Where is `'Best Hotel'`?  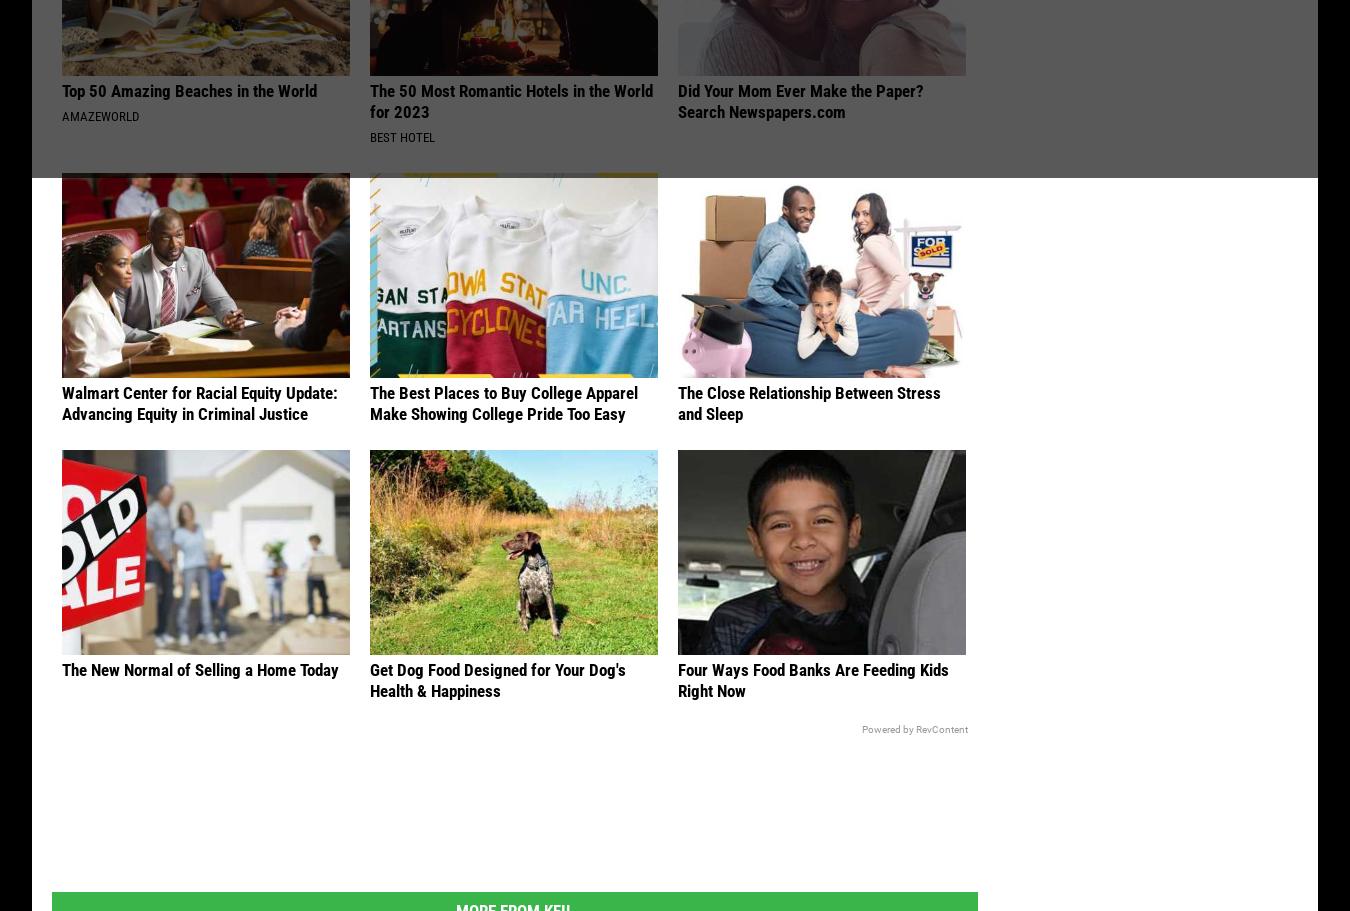 'Best Hotel' is located at coordinates (370, 139).